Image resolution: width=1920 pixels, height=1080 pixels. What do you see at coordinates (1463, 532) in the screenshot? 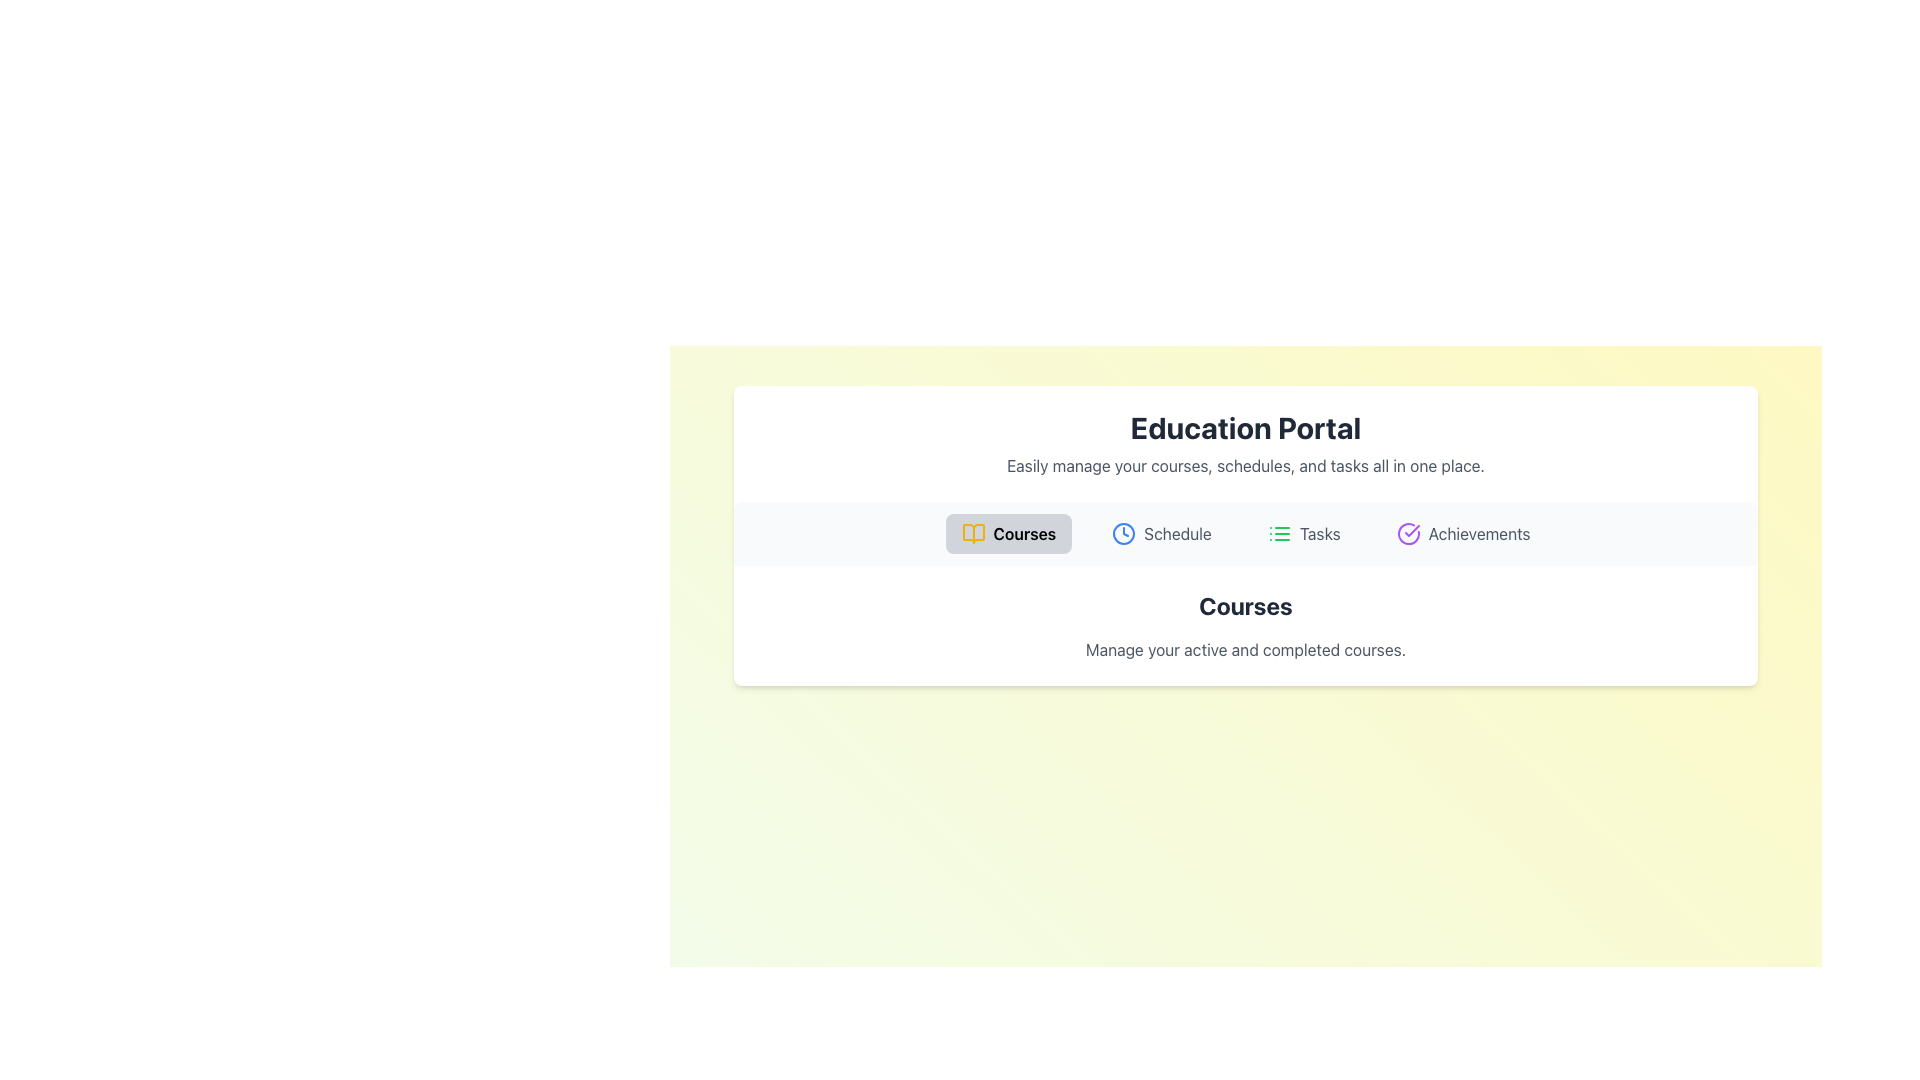
I see `the fourth button on the navigation bar, located at the far-right` at bounding box center [1463, 532].